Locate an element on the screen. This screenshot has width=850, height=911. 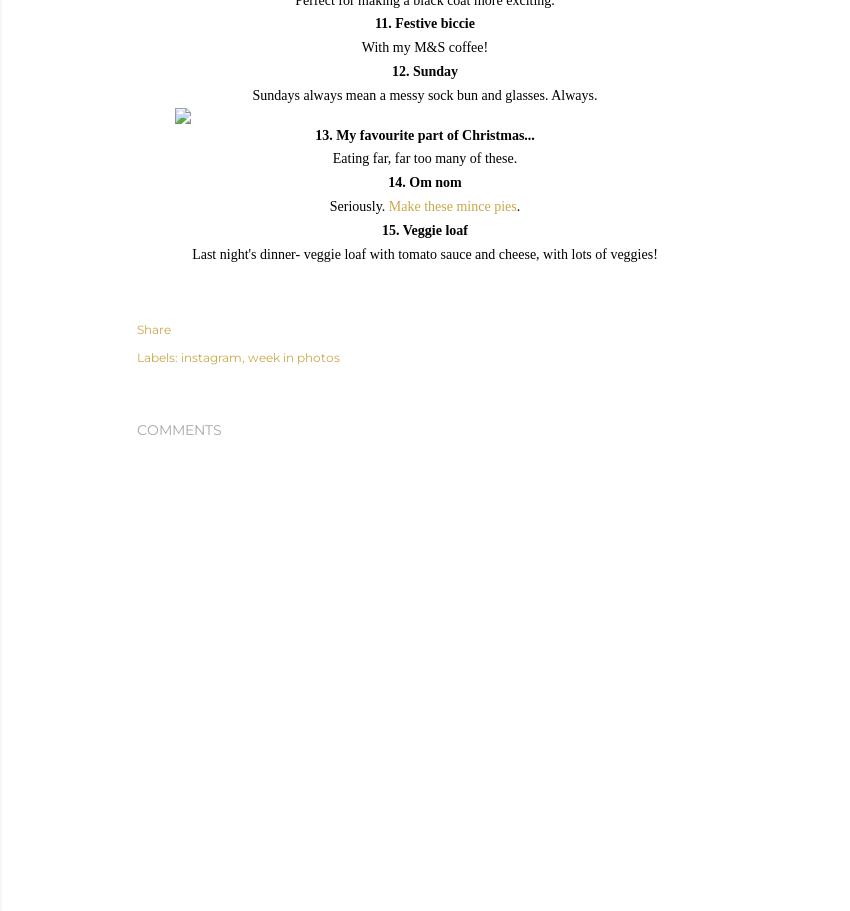
'Sundays always mean a messy sock bun and glasses. Always.' is located at coordinates (424, 94).